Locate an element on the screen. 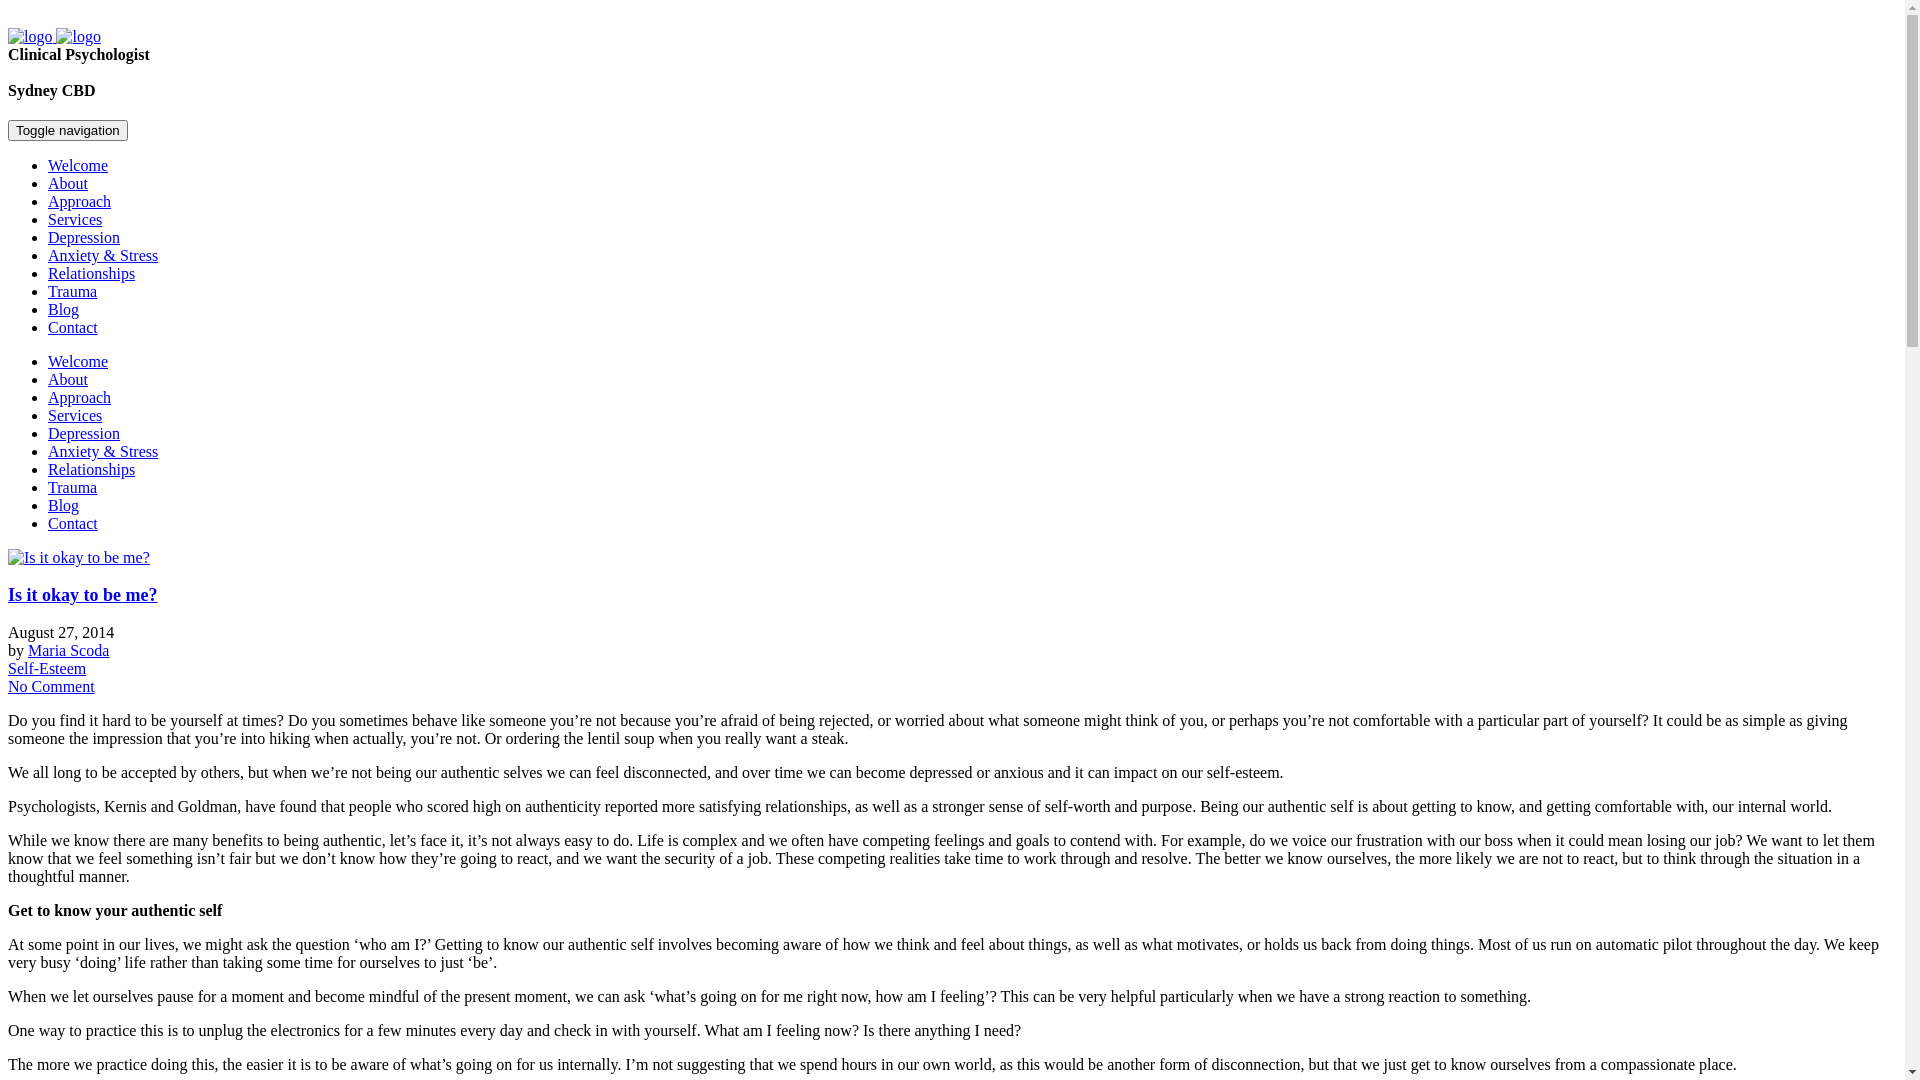 Image resolution: width=1920 pixels, height=1080 pixels. 'No Comment' is located at coordinates (8, 685).